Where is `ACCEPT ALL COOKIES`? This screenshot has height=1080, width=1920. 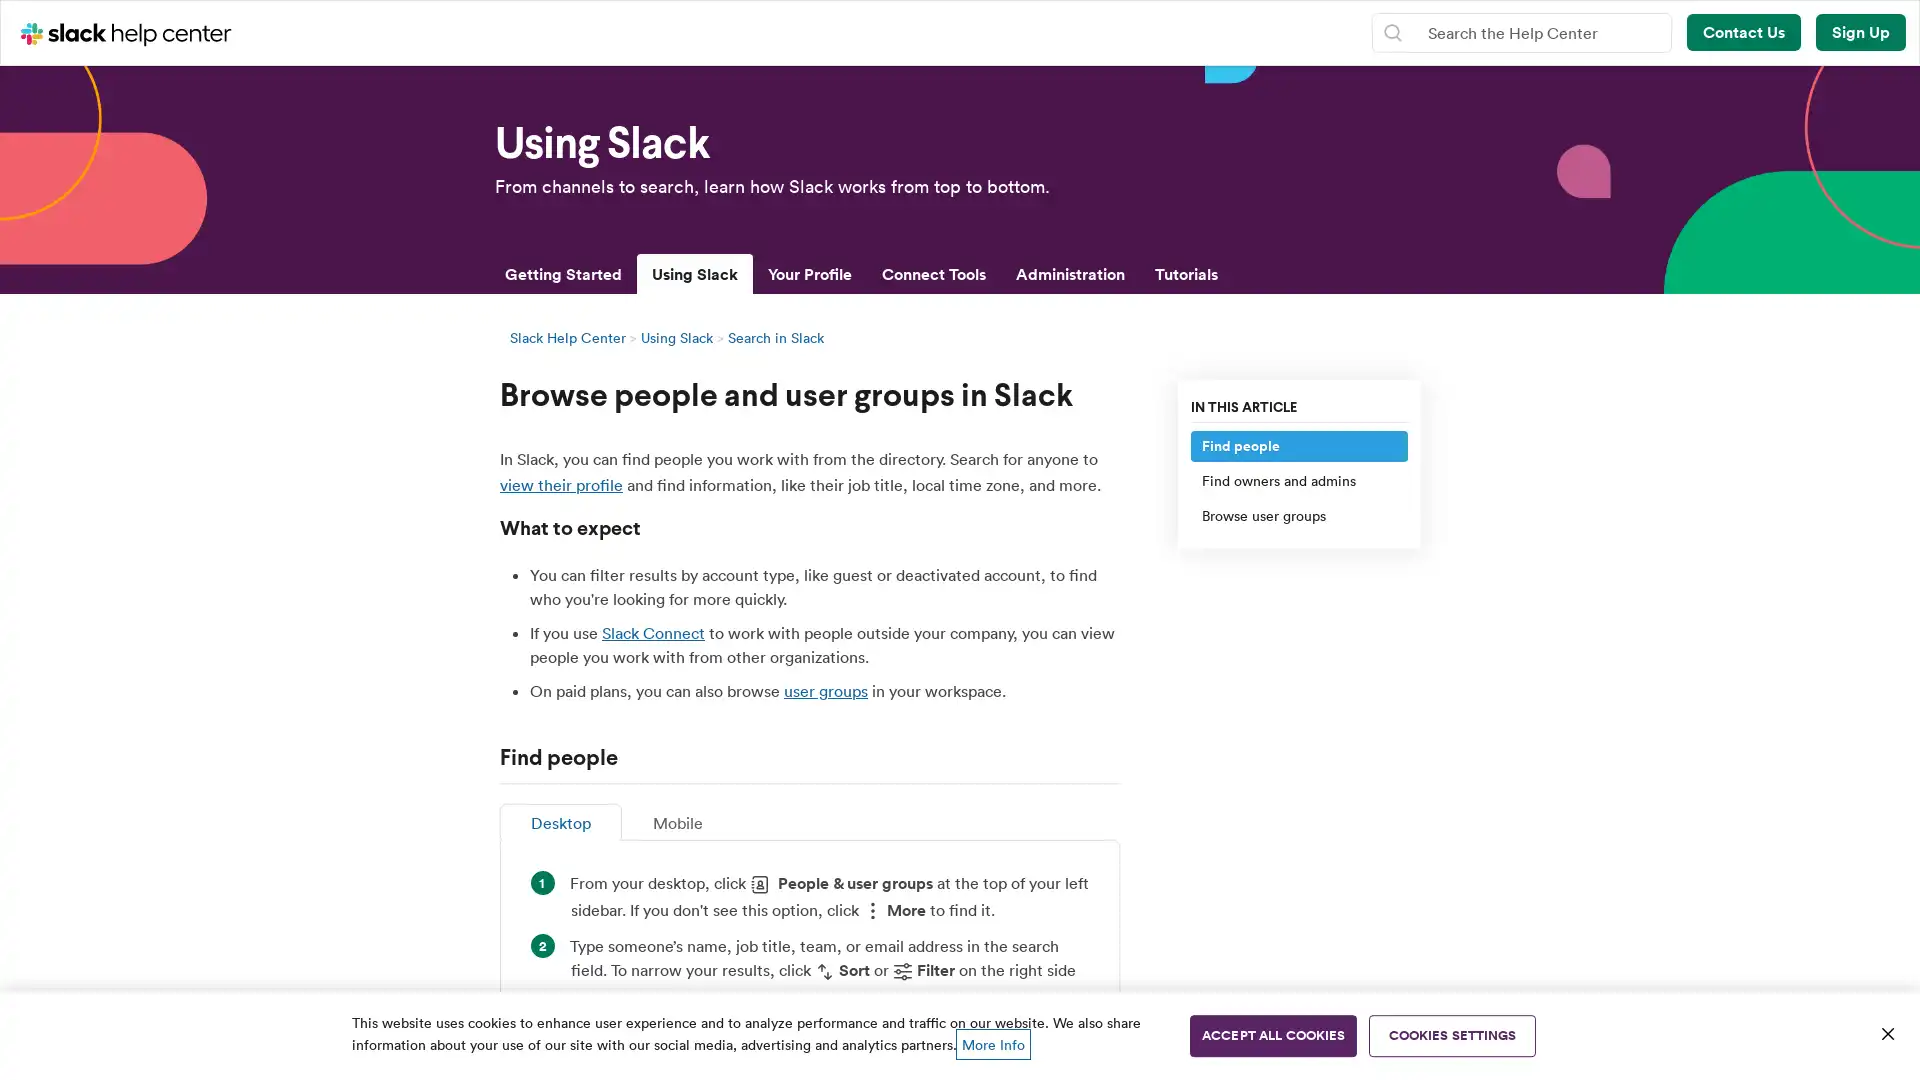 ACCEPT ALL COOKIES is located at coordinates (1272, 1035).